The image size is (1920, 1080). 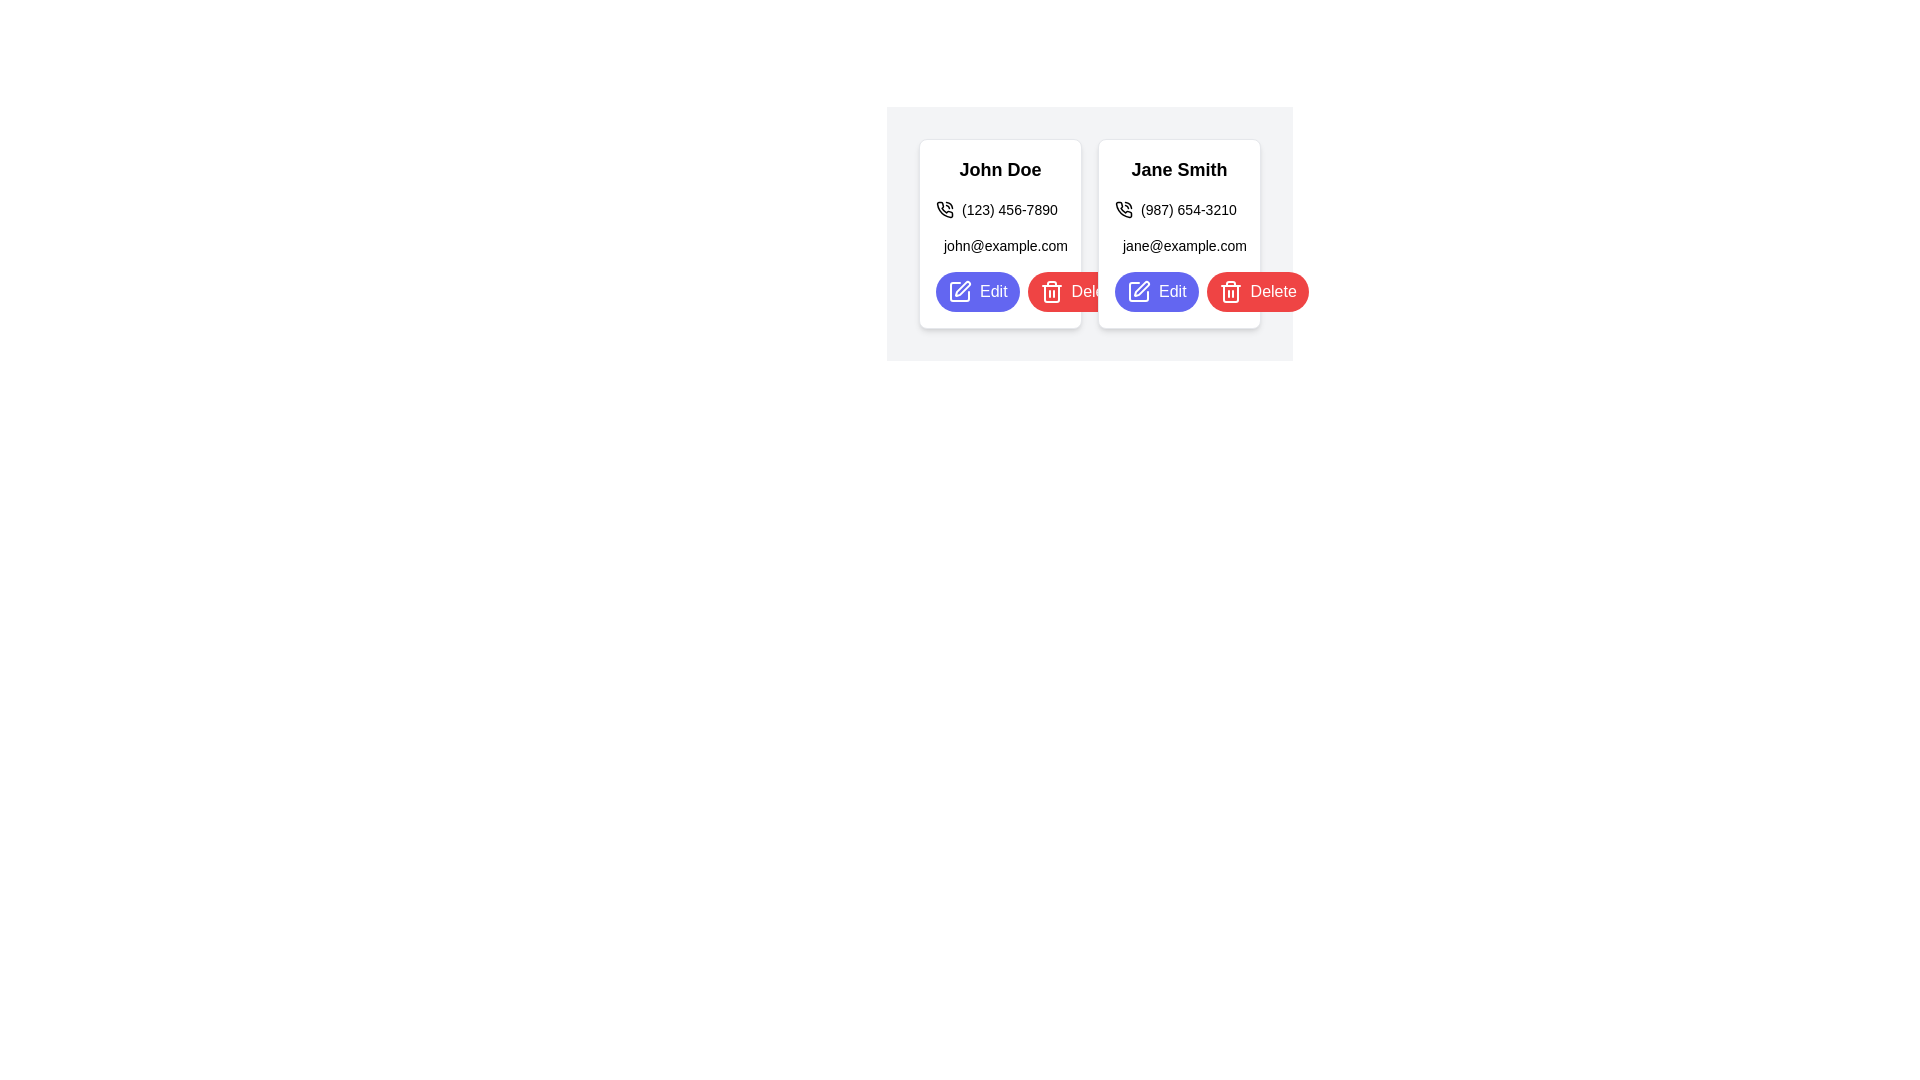 I want to click on the Text Label displaying 'John Doe', which is bold and large, positioned at the top of a card on the left side of a two-card layout, so click(x=1000, y=168).